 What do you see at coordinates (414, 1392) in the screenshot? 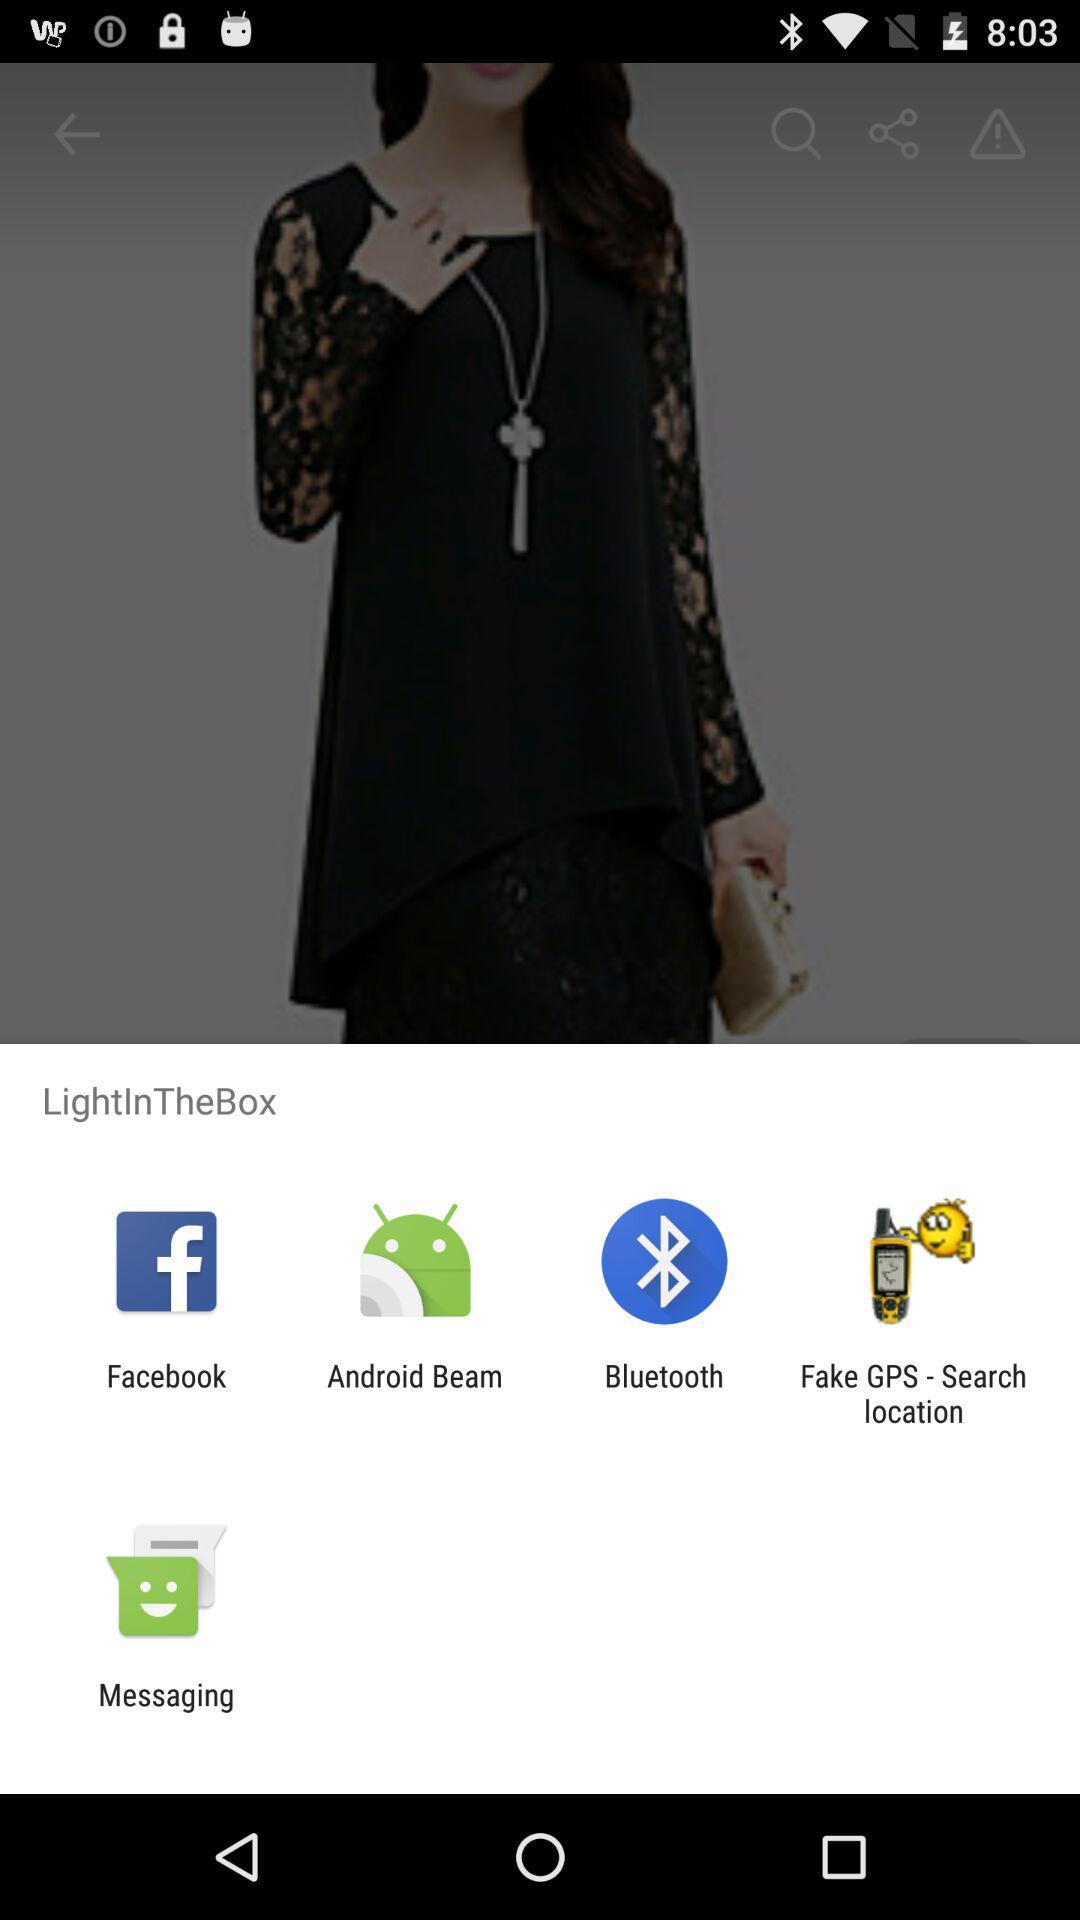
I see `android beam app` at bounding box center [414, 1392].